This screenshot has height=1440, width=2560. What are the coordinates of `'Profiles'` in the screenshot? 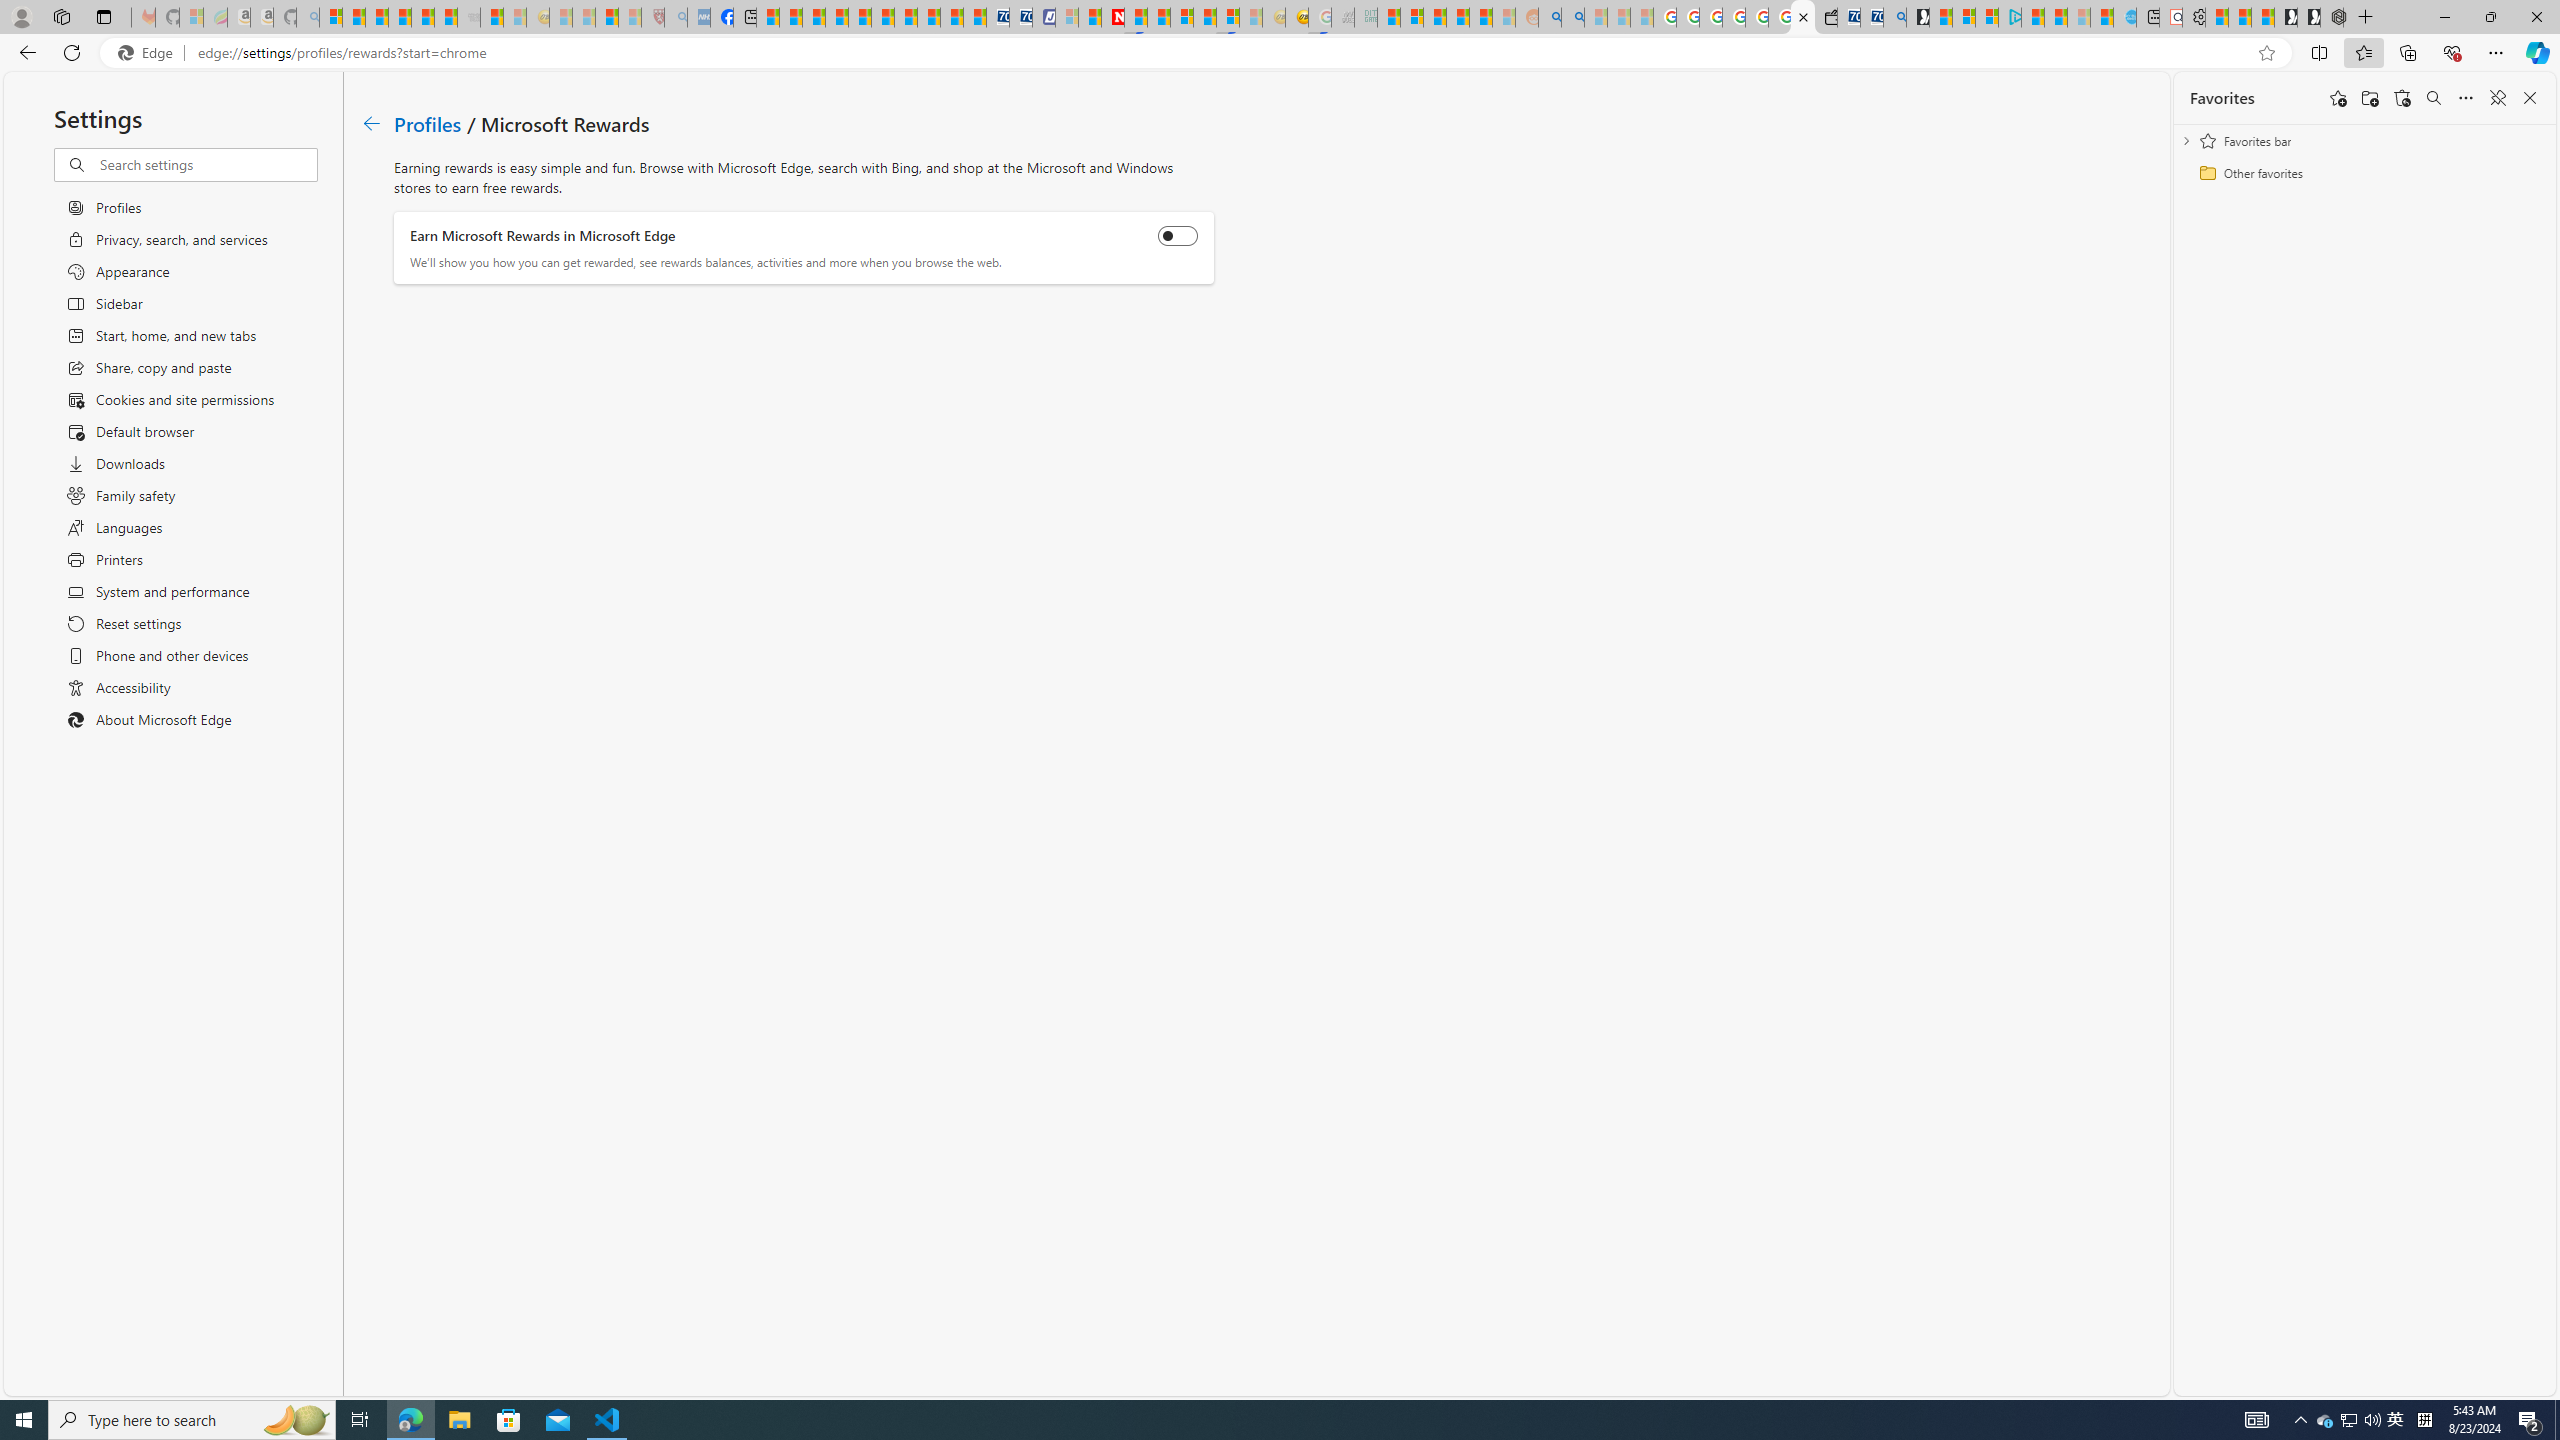 It's located at (428, 122).